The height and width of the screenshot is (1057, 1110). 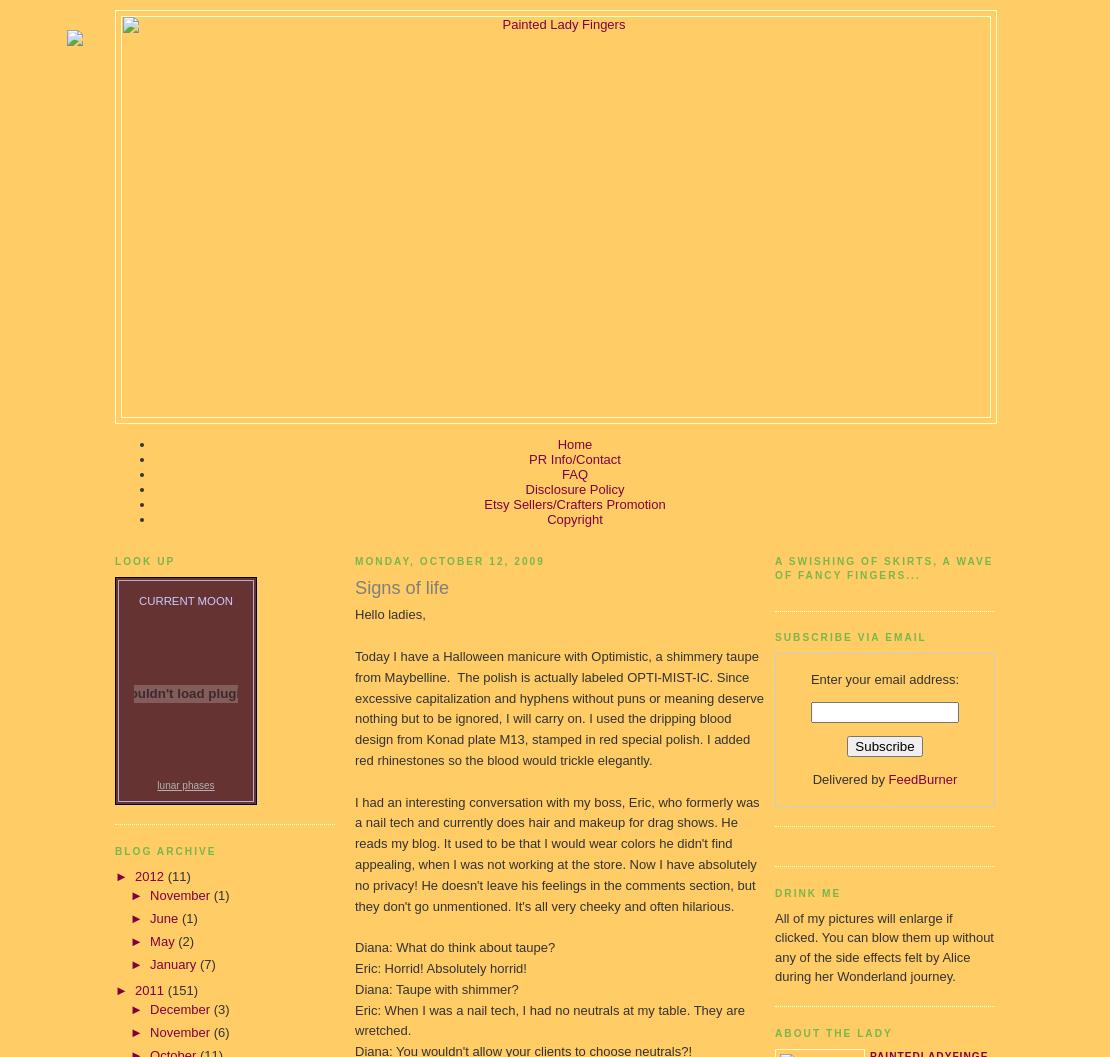 I want to click on 'Copyright', so click(x=574, y=519).